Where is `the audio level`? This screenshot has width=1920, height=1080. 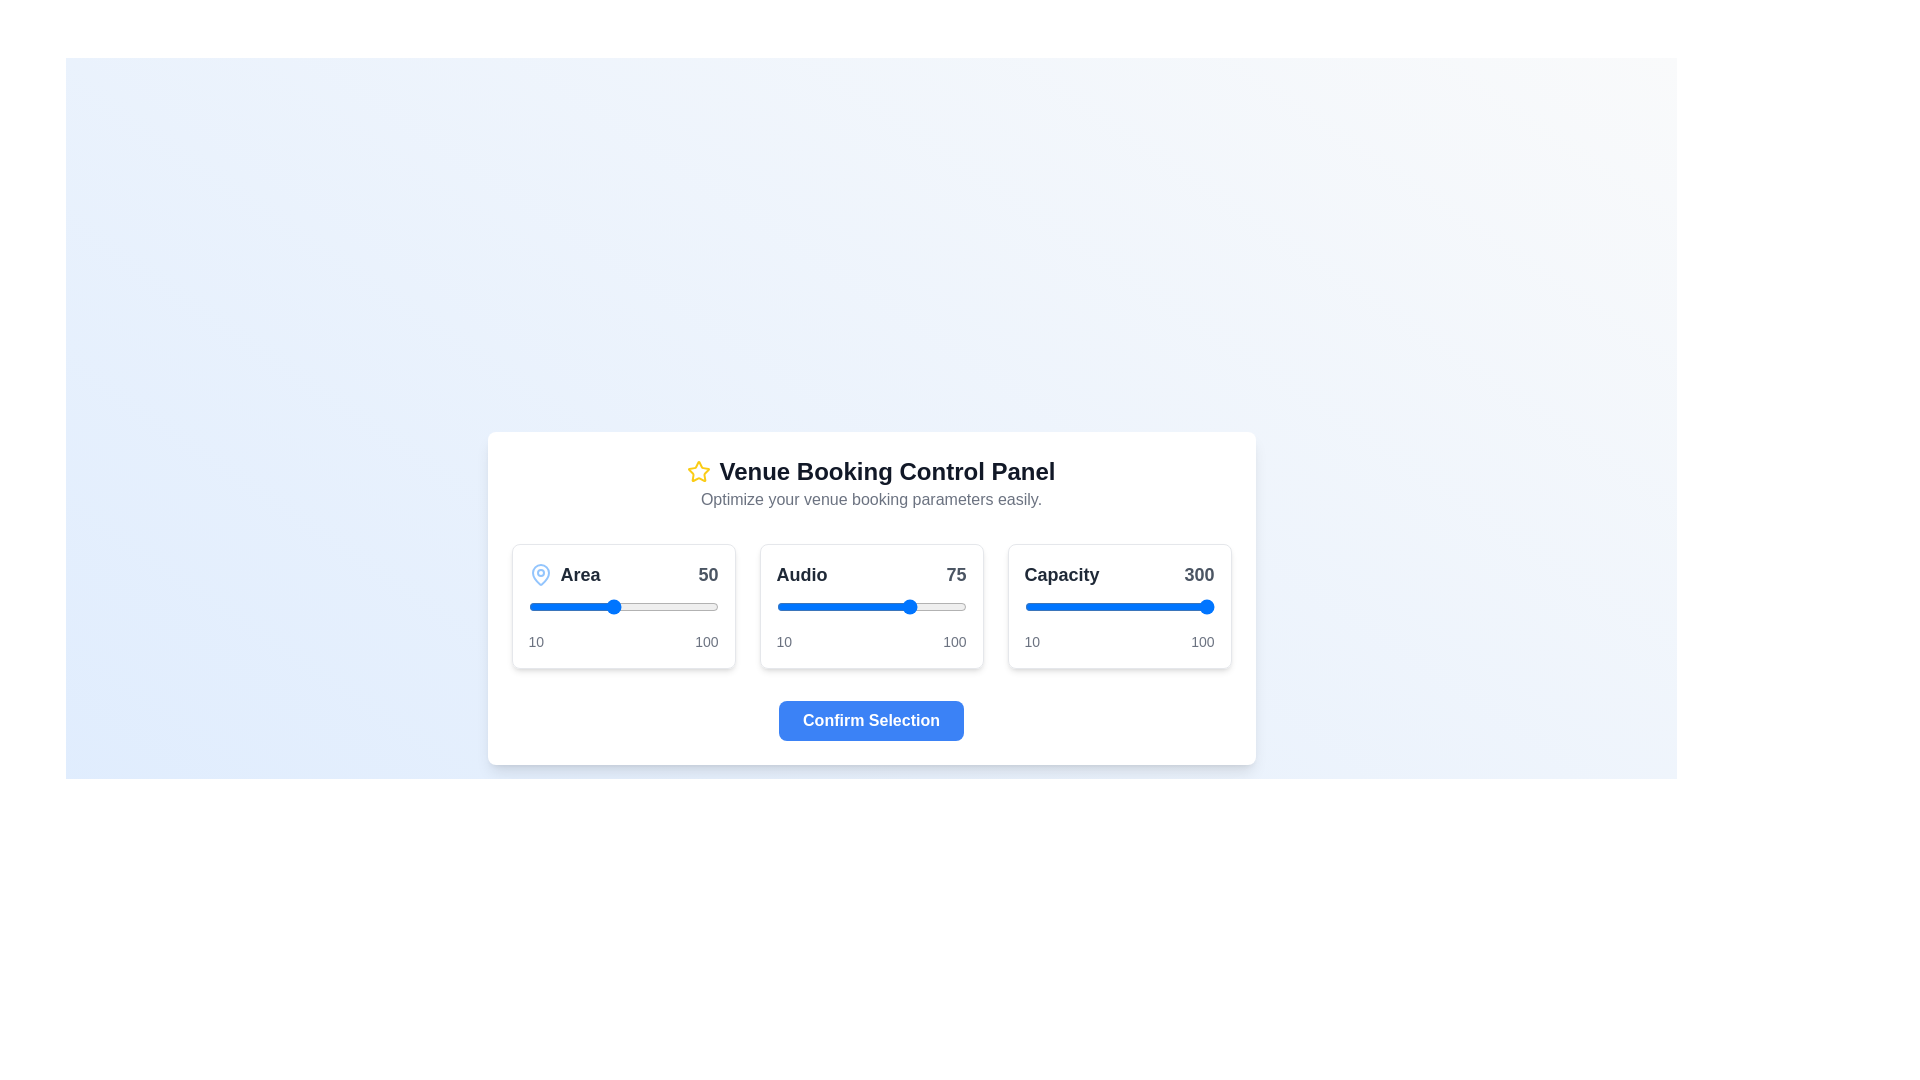
the audio level is located at coordinates (779, 605).